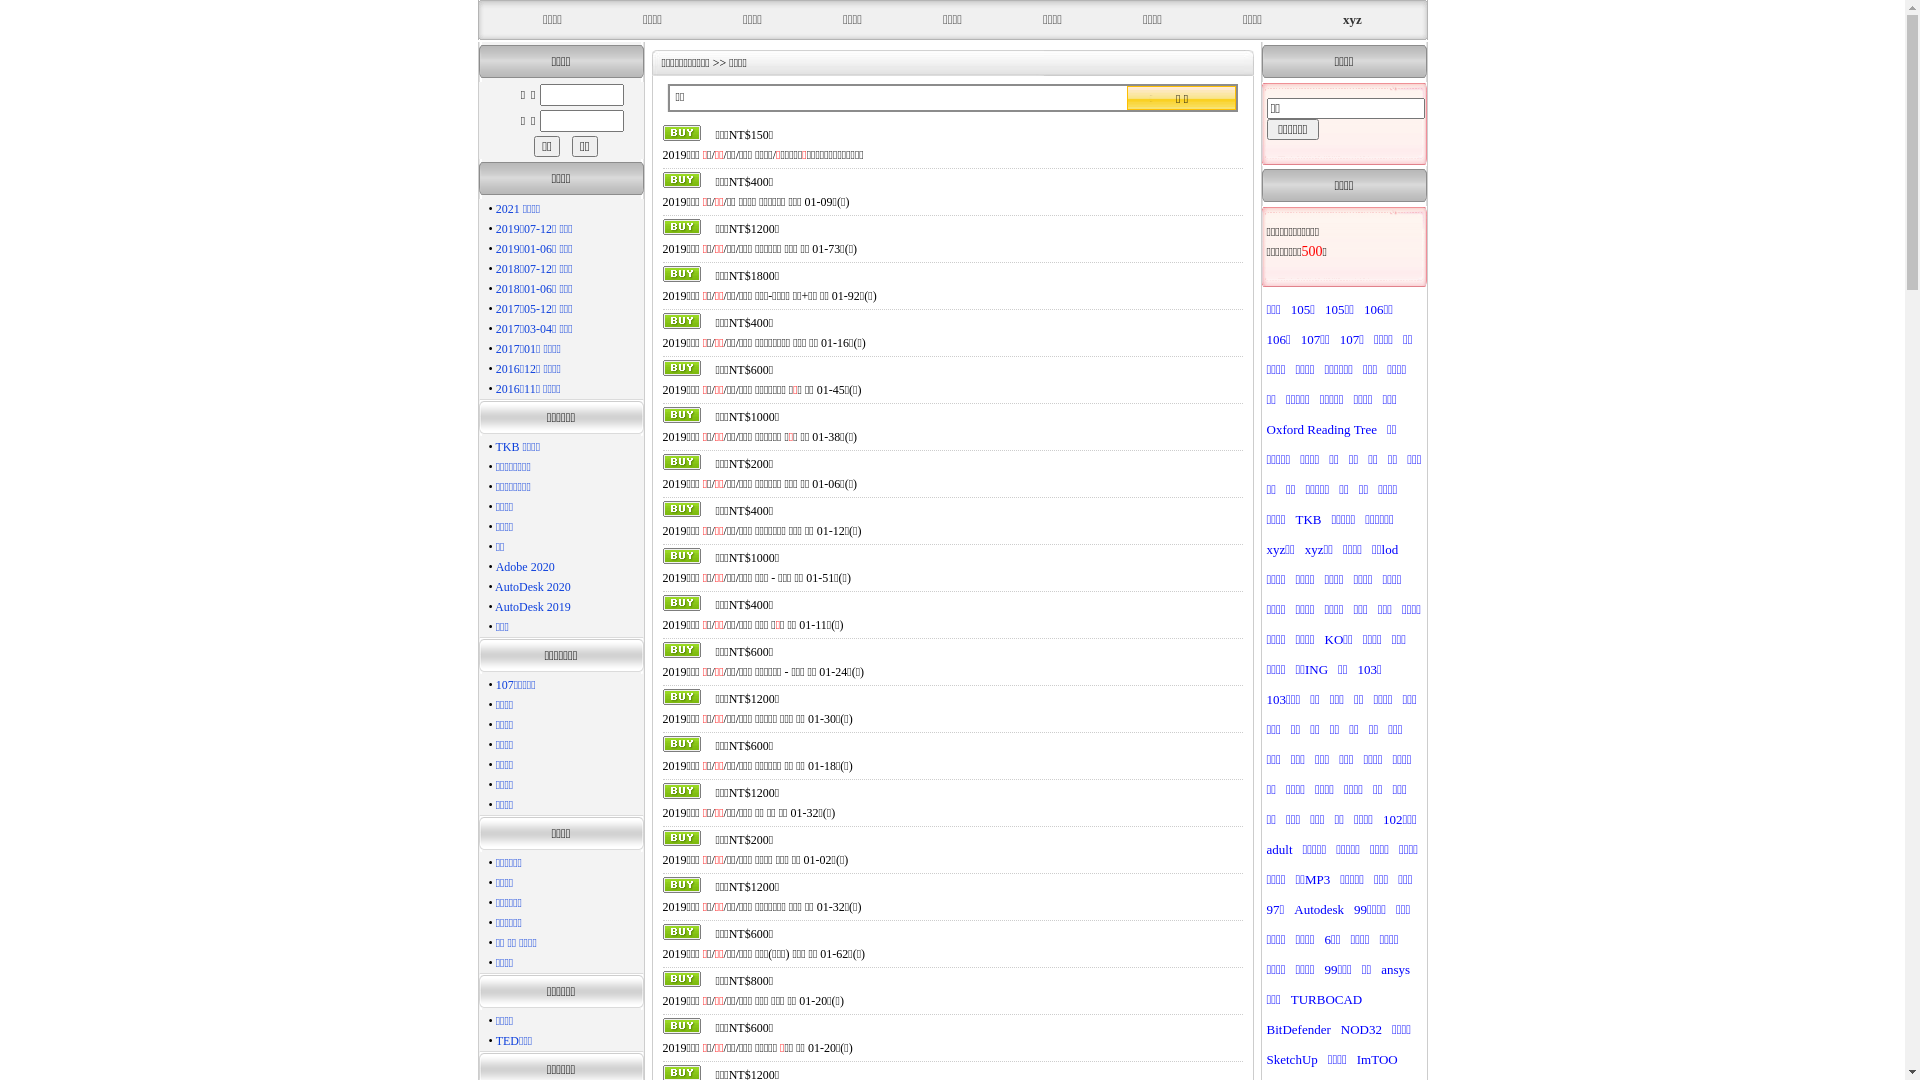 The image size is (1920, 1080). Describe the element at coordinates (532, 605) in the screenshot. I see `'AutoDesk 2019'` at that location.